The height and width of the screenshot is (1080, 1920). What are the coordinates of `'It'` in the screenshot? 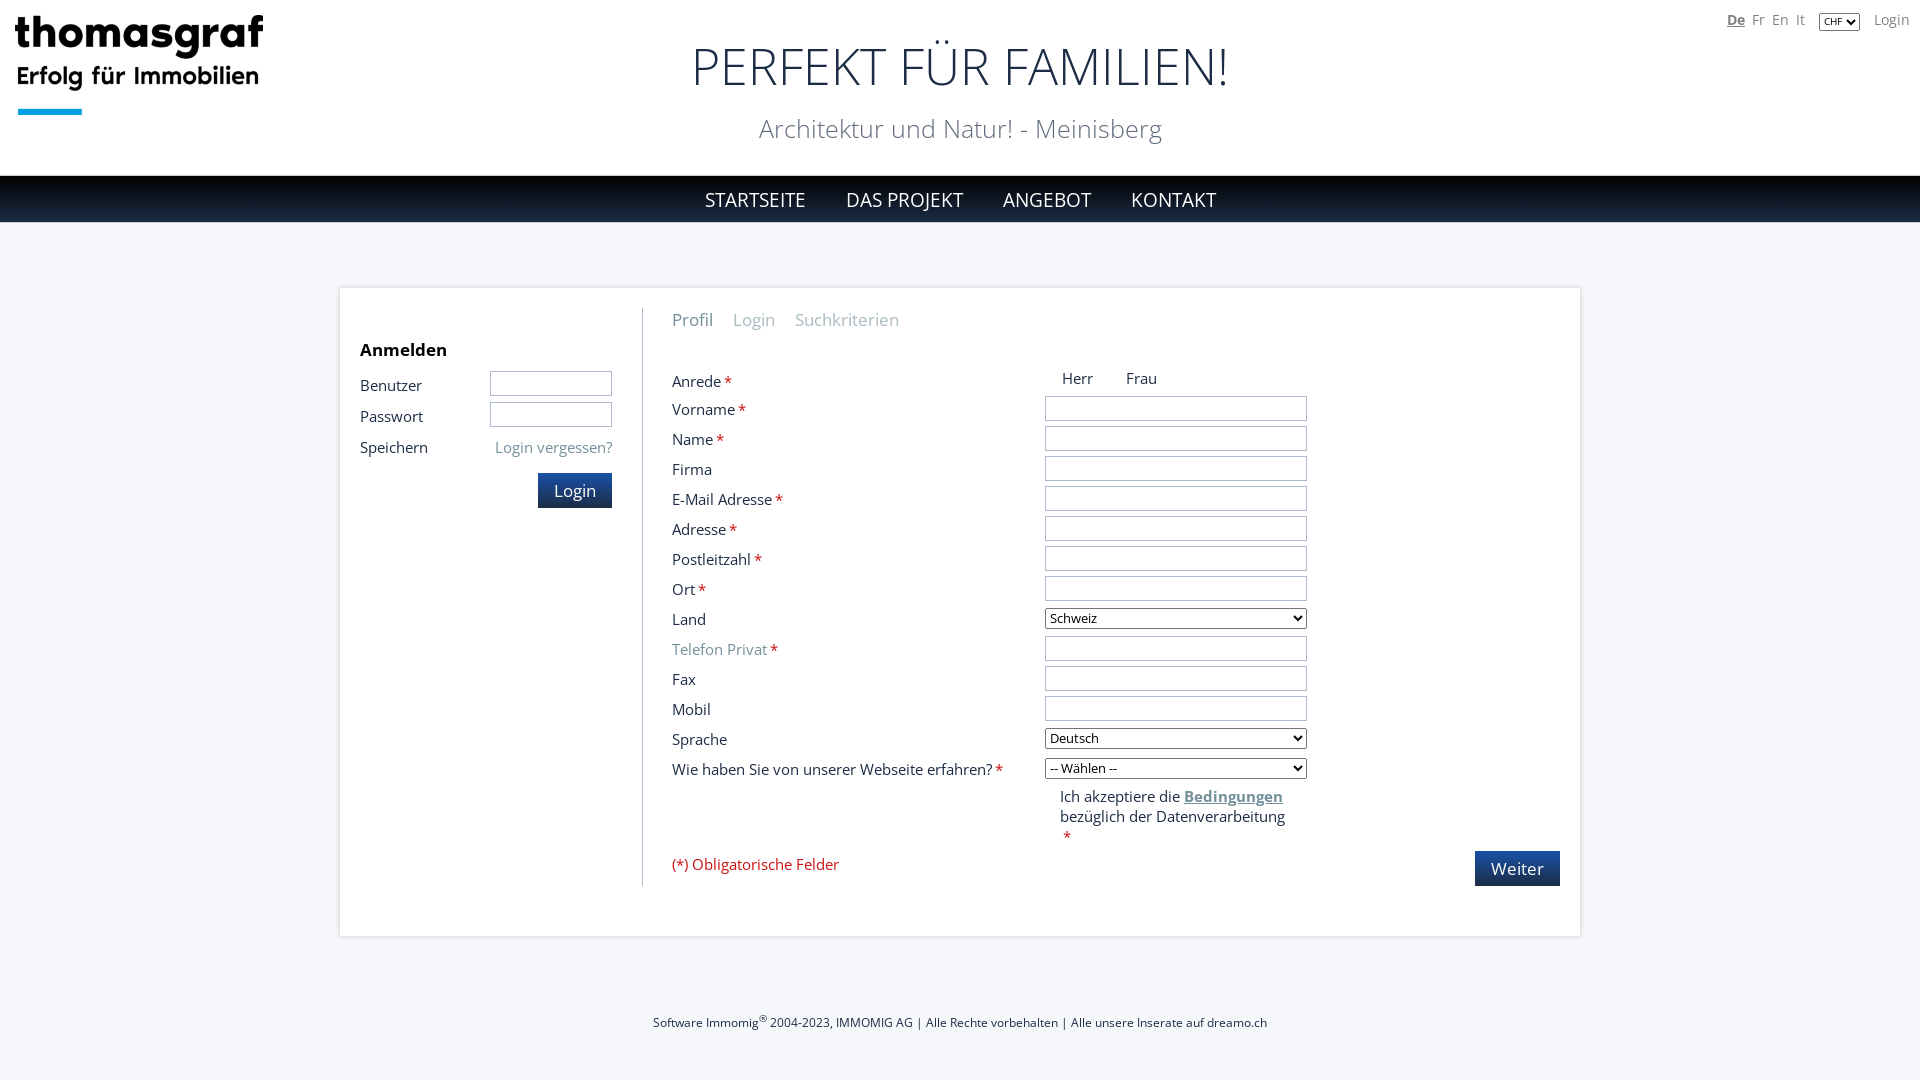 It's located at (1800, 19).